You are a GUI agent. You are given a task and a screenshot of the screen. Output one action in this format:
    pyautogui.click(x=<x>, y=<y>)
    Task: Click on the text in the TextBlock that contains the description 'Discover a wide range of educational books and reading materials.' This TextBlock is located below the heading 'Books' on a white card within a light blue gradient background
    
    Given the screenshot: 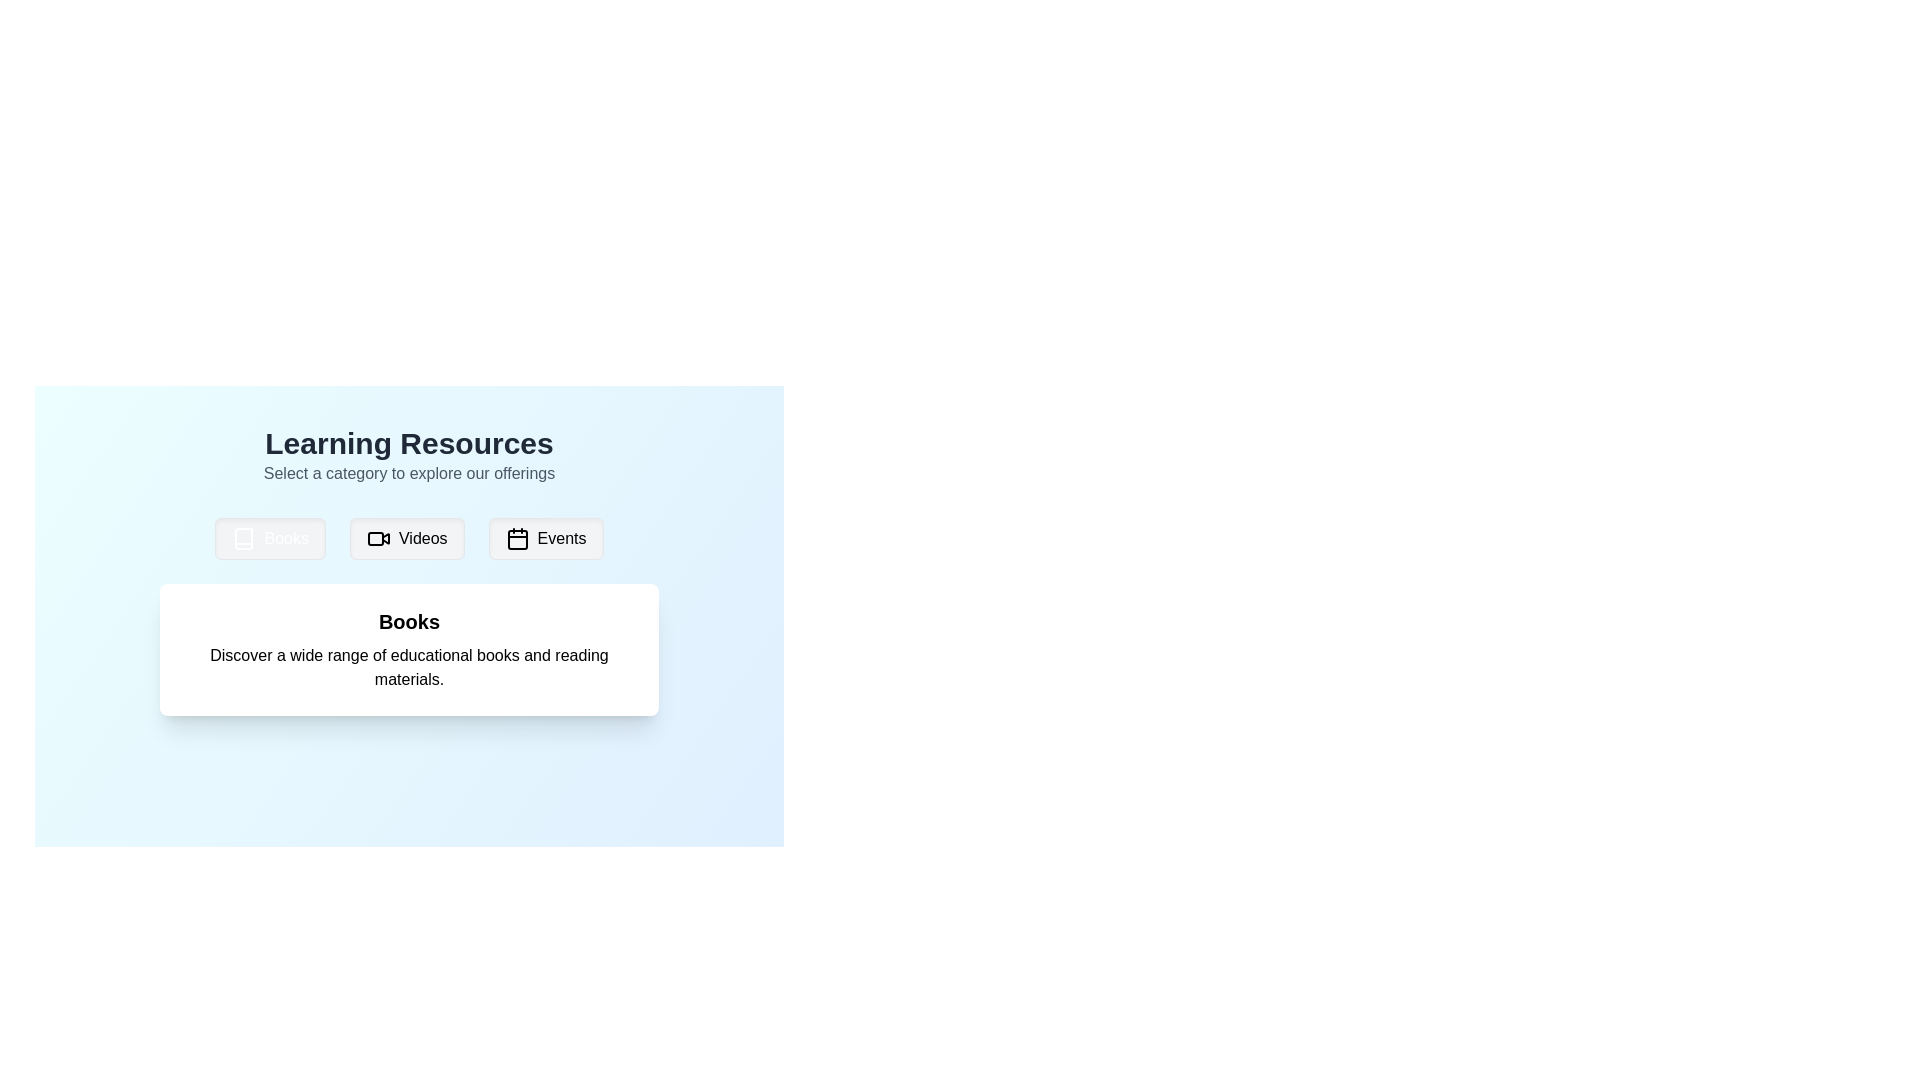 What is the action you would take?
    pyautogui.click(x=408, y=667)
    